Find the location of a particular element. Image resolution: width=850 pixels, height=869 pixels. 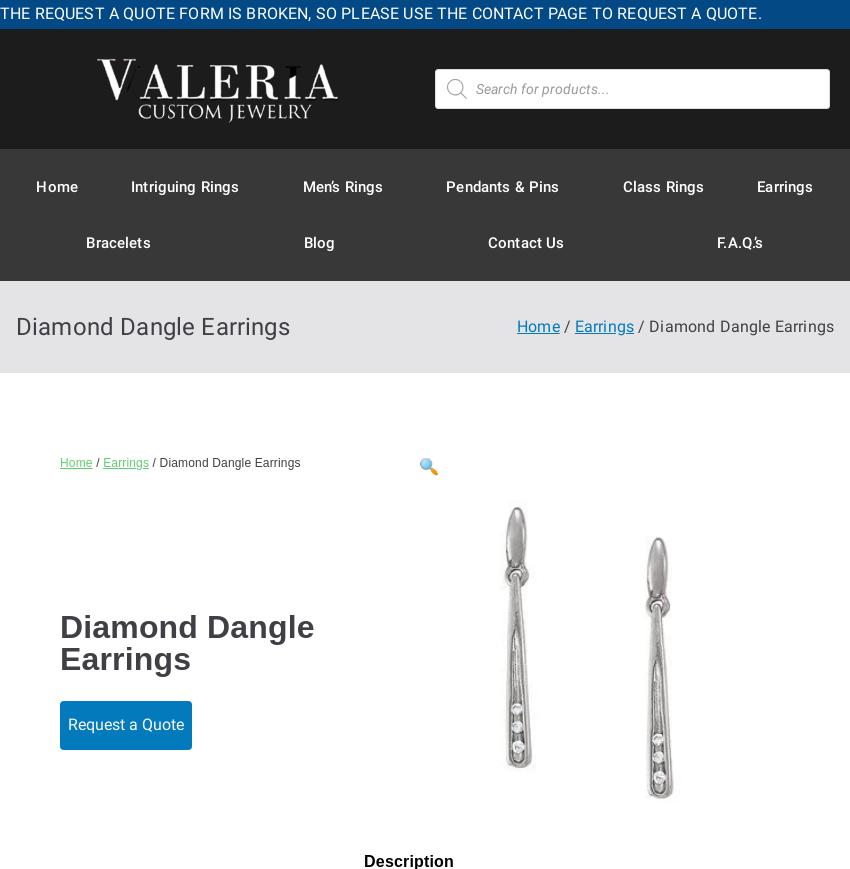

'/ Diamond Dangle Earrings' is located at coordinates (149, 461).